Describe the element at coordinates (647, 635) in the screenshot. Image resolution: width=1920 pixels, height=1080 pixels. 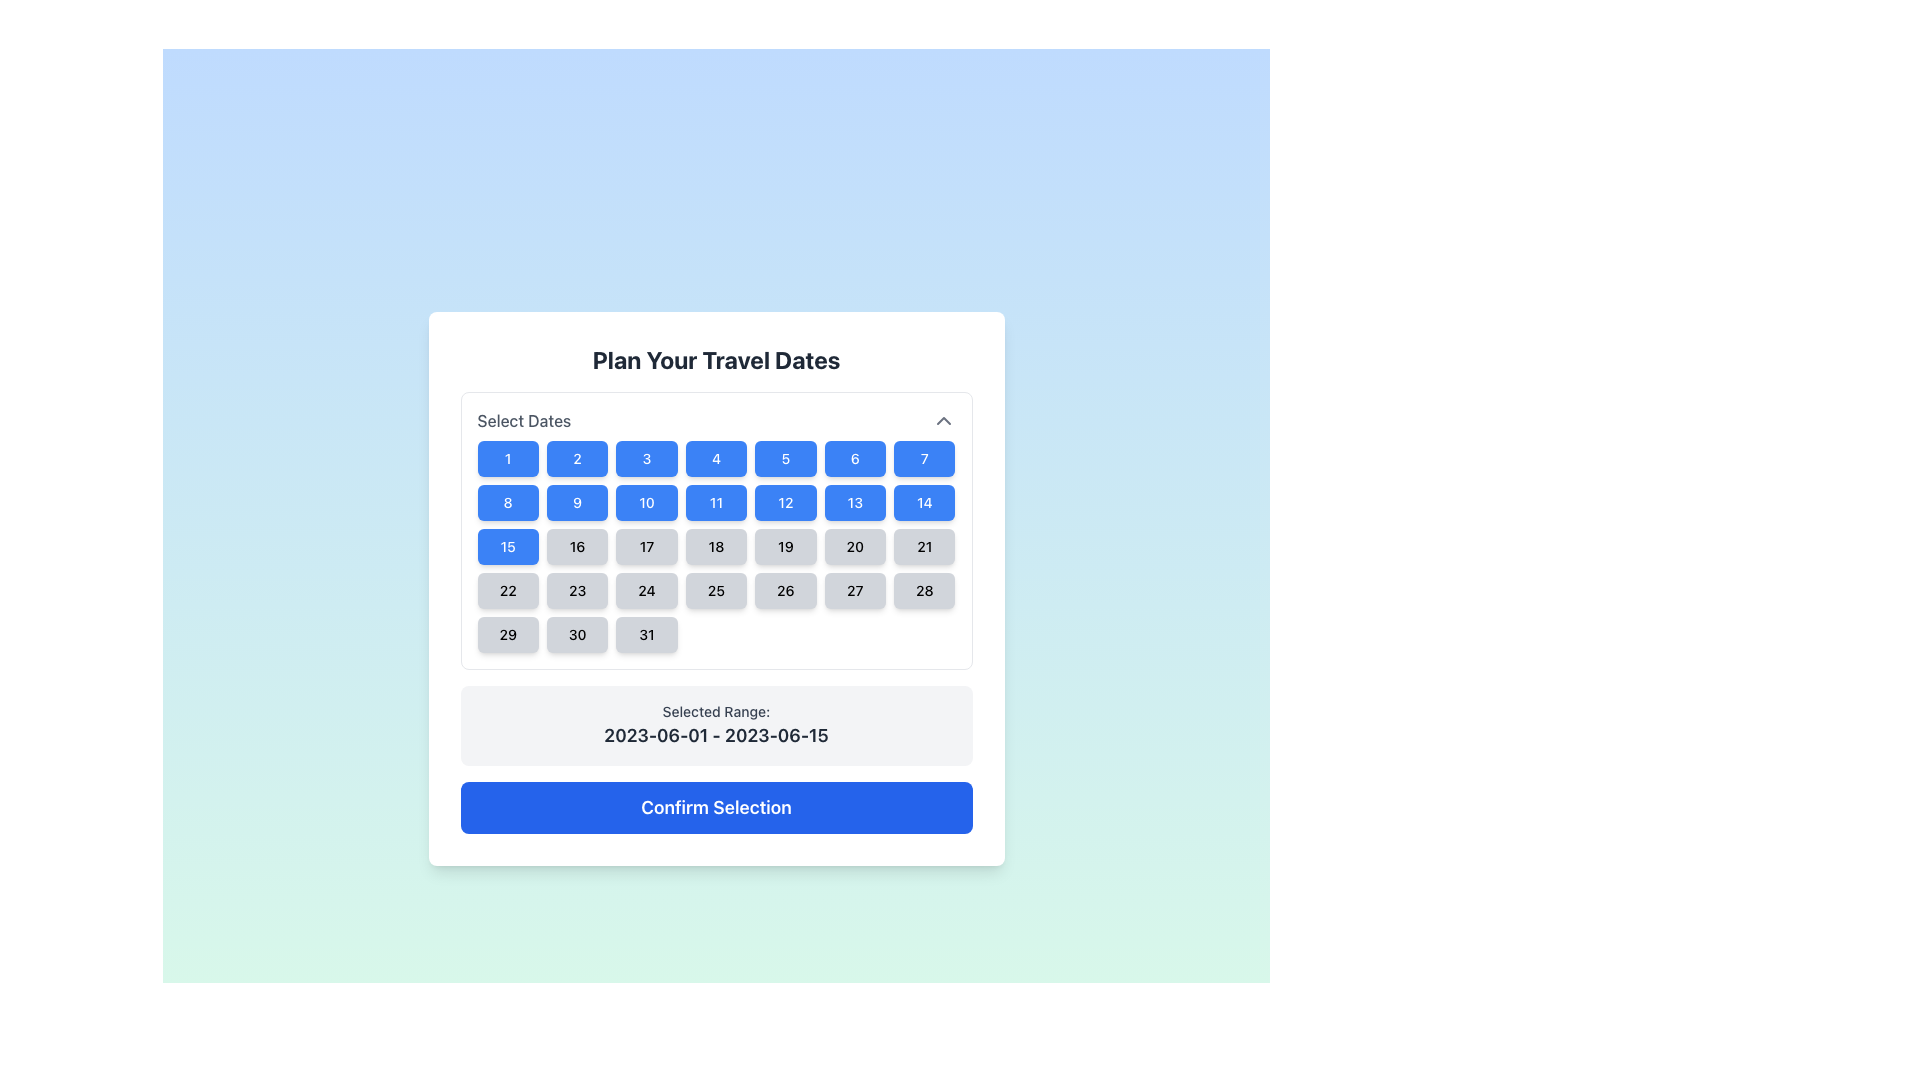
I see `the button displaying the number '31'` at that location.